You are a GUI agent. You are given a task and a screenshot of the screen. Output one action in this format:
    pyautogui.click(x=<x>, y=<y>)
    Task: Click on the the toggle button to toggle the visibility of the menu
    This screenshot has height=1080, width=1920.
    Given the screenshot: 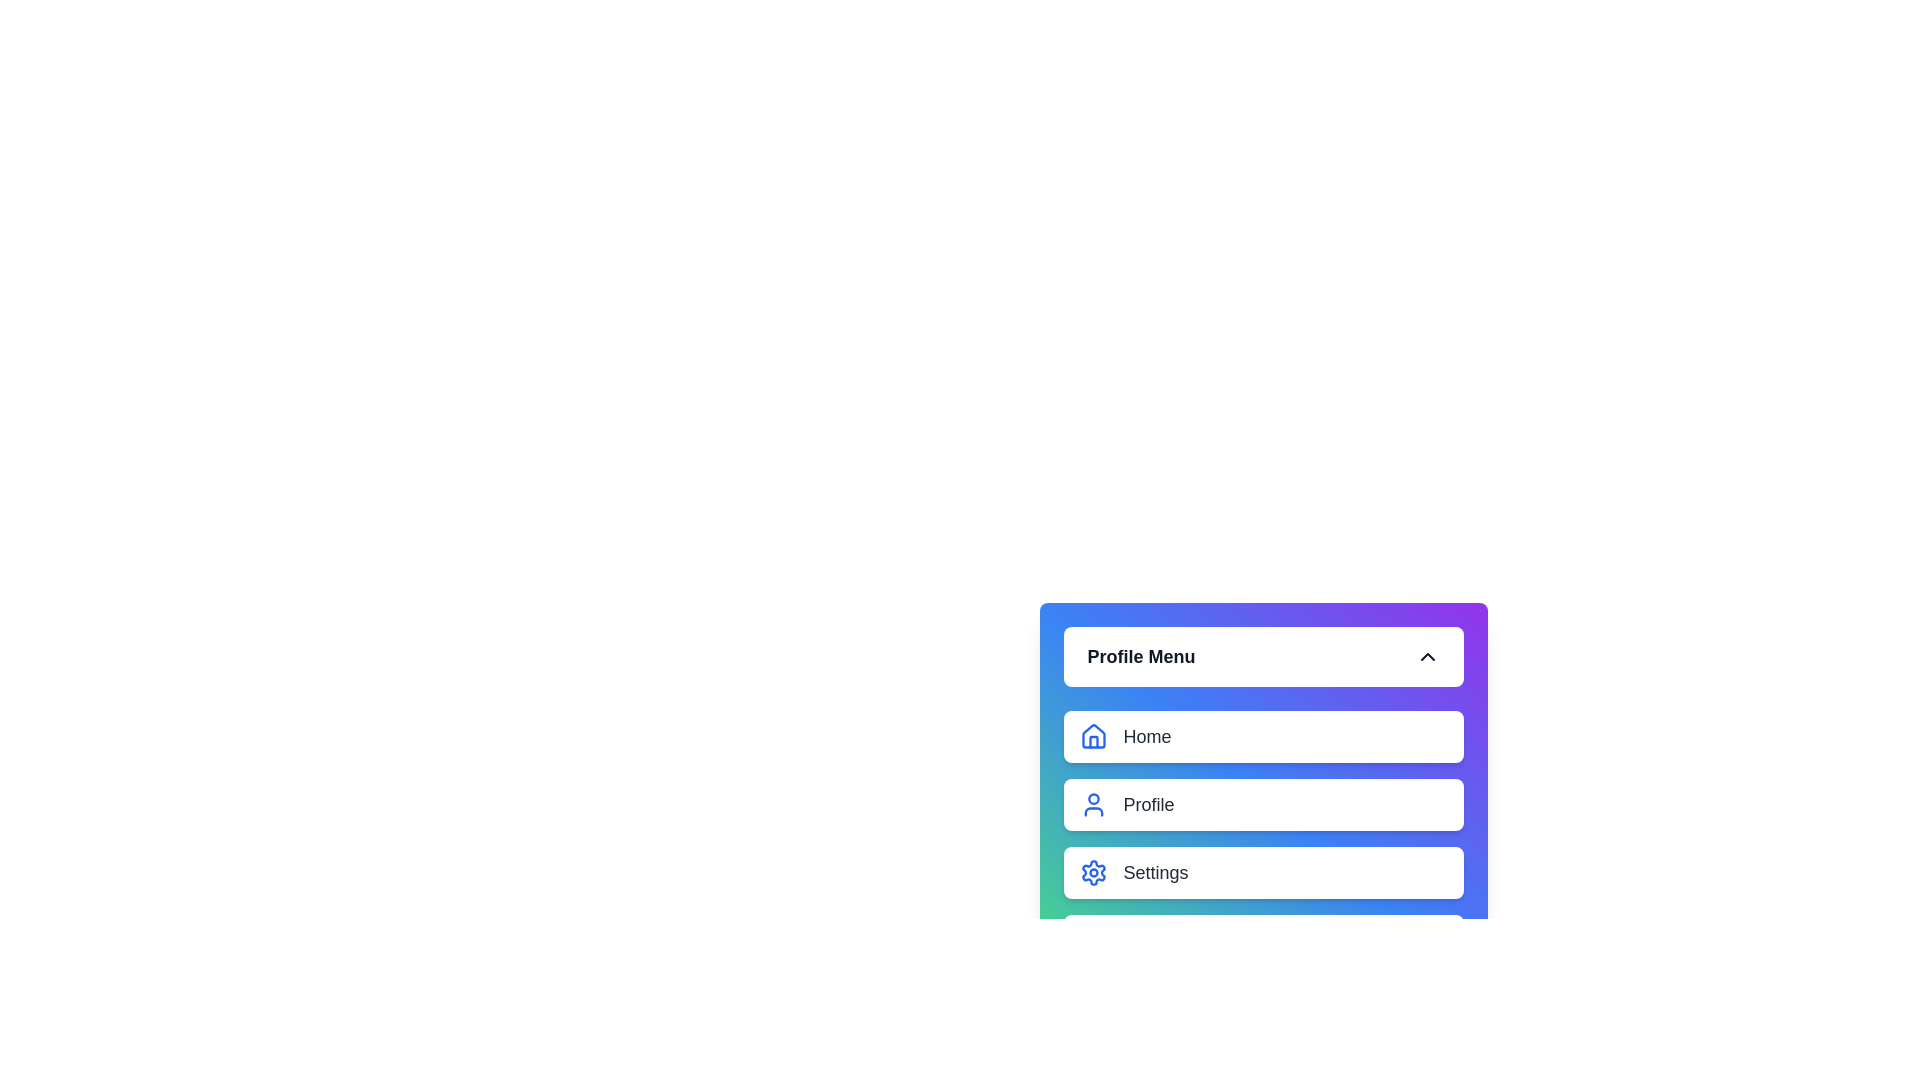 What is the action you would take?
    pyautogui.click(x=1262, y=656)
    